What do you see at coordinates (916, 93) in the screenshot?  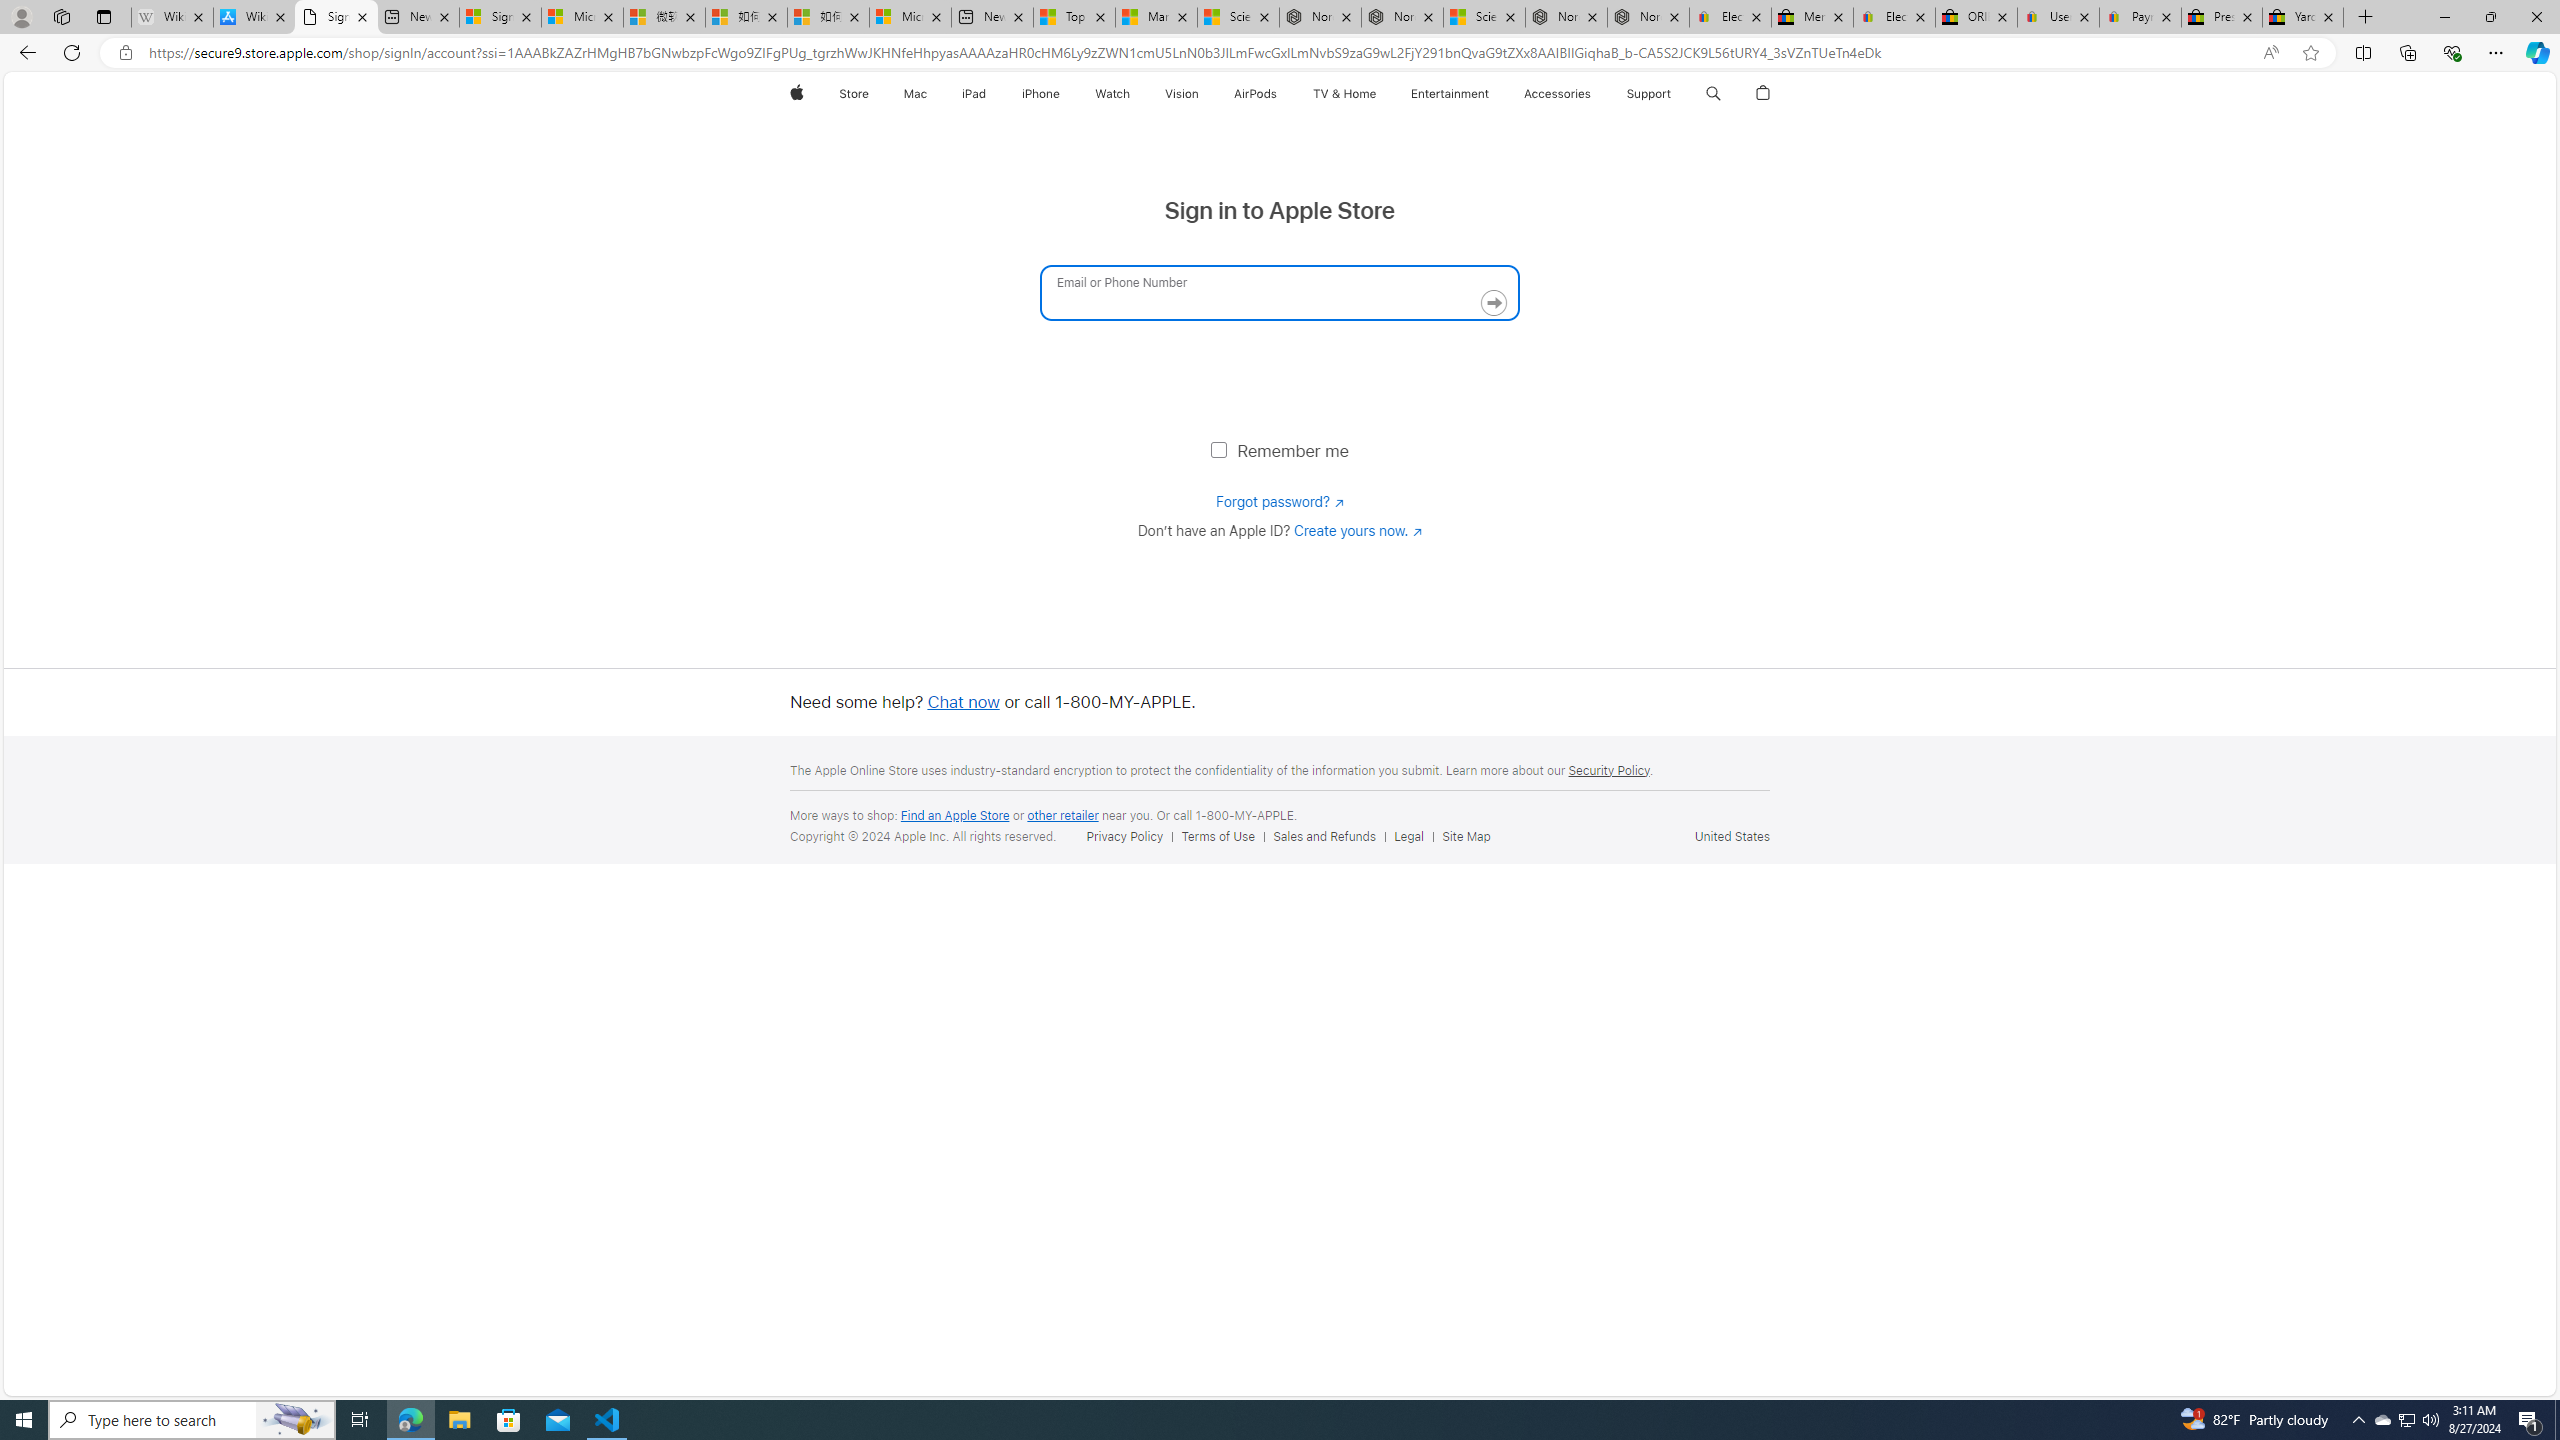 I see `'Mac'` at bounding box center [916, 93].